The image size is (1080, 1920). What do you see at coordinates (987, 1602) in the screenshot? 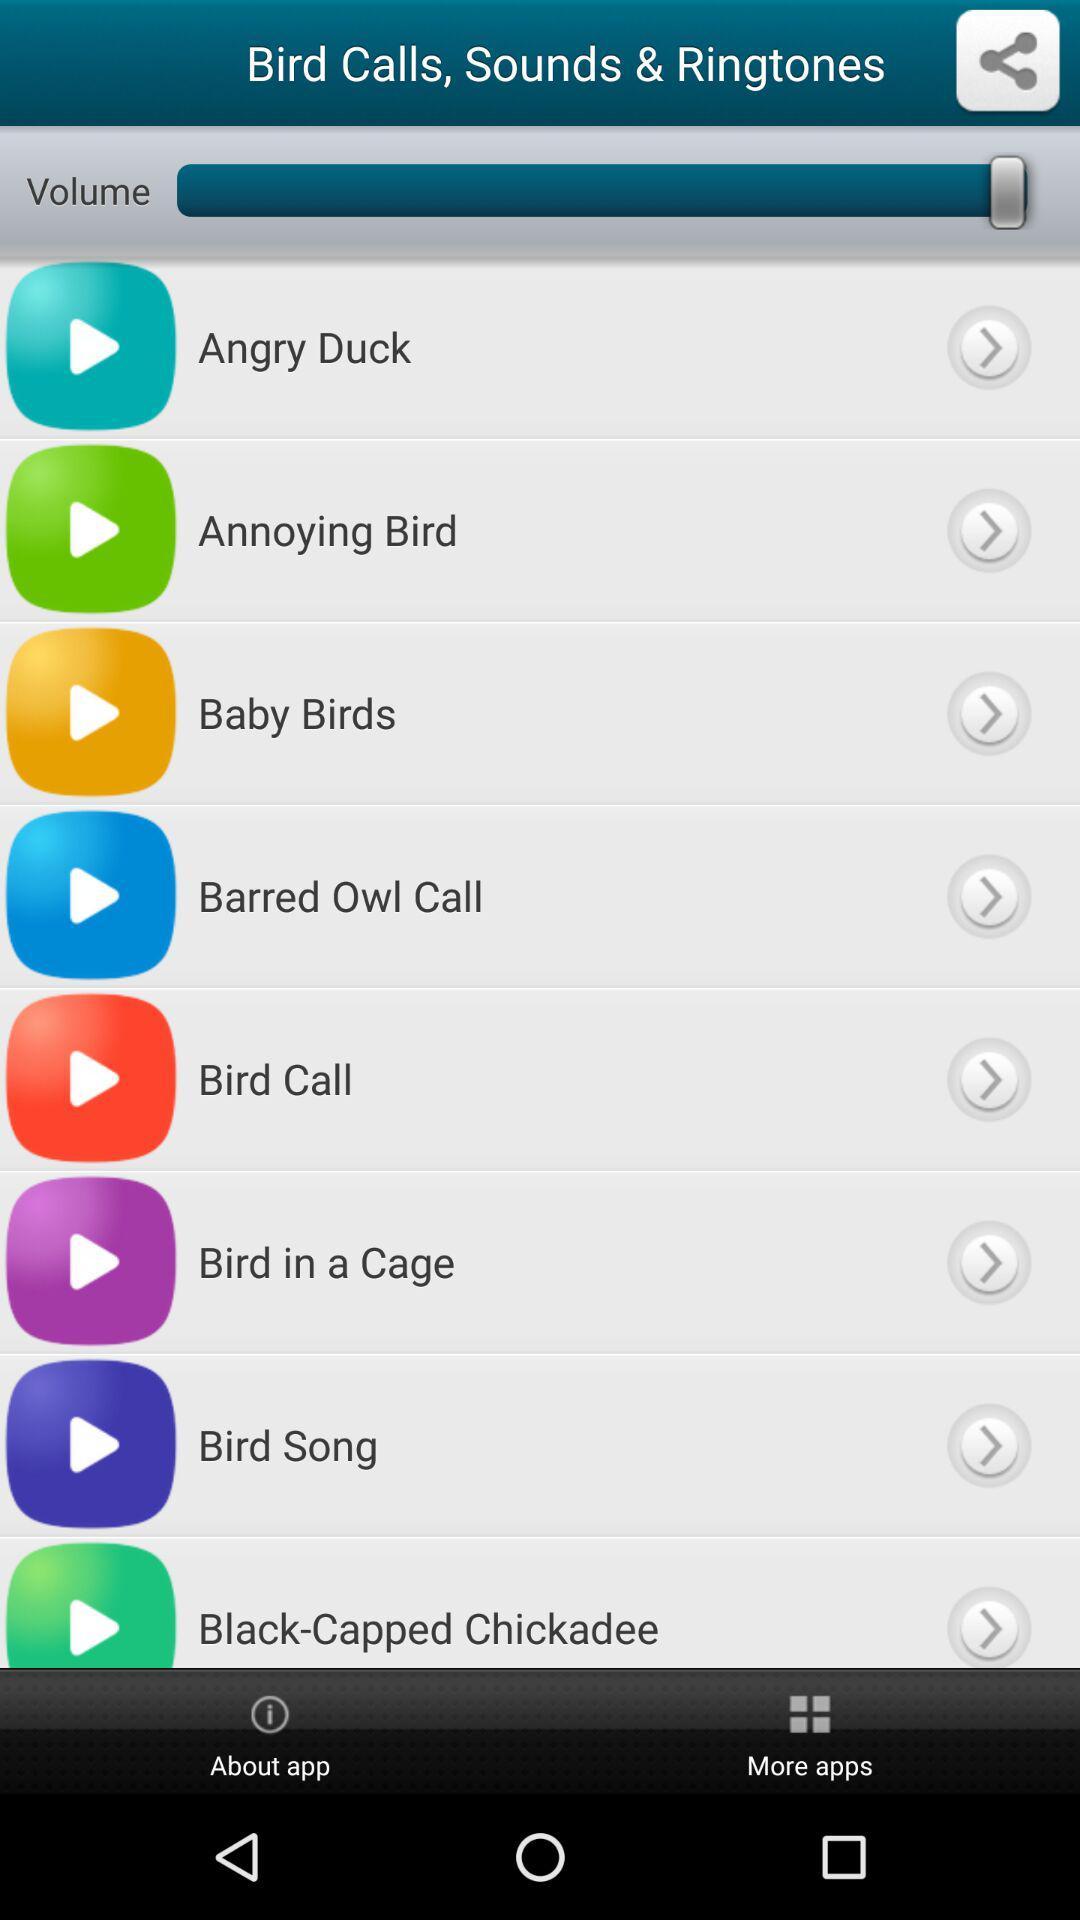
I see `use ringtone` at bounding box center [987, 1602].